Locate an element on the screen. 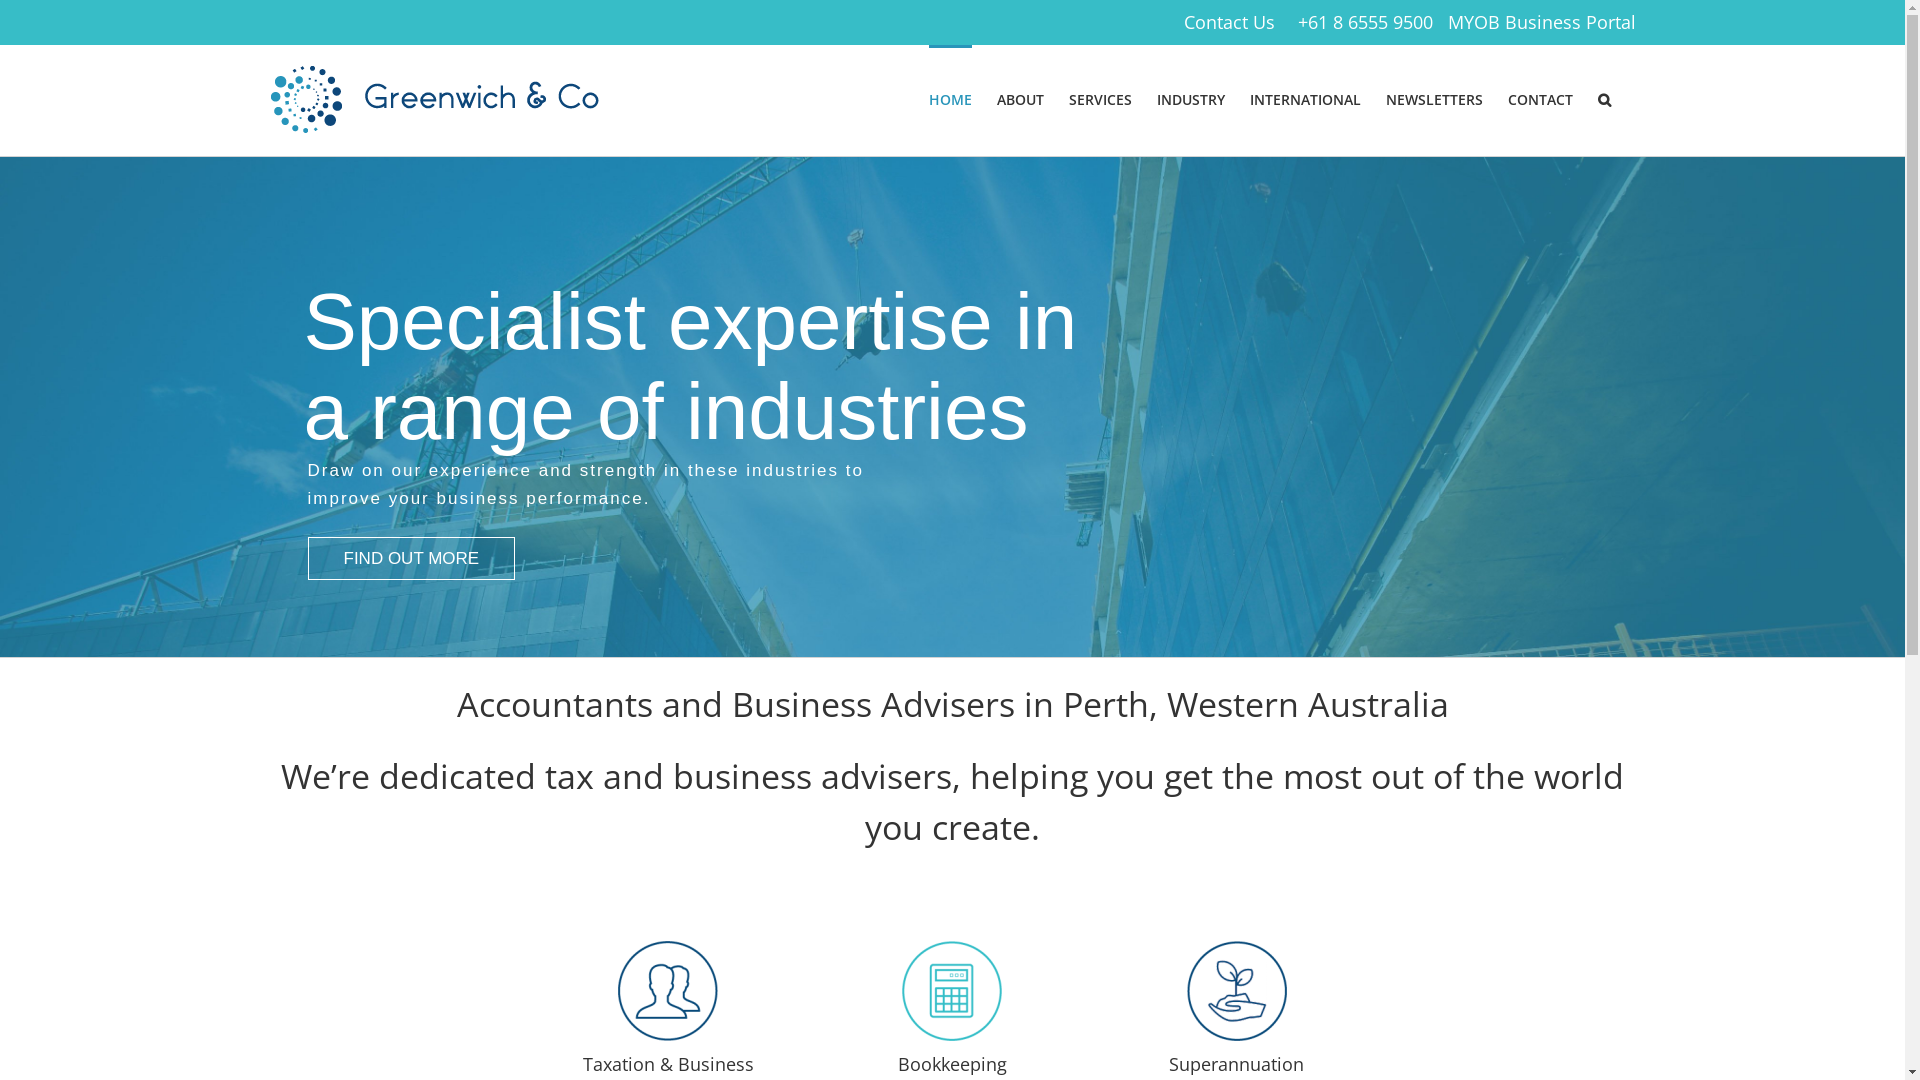  'SERVICES' is located at coordinates (1098, 98).